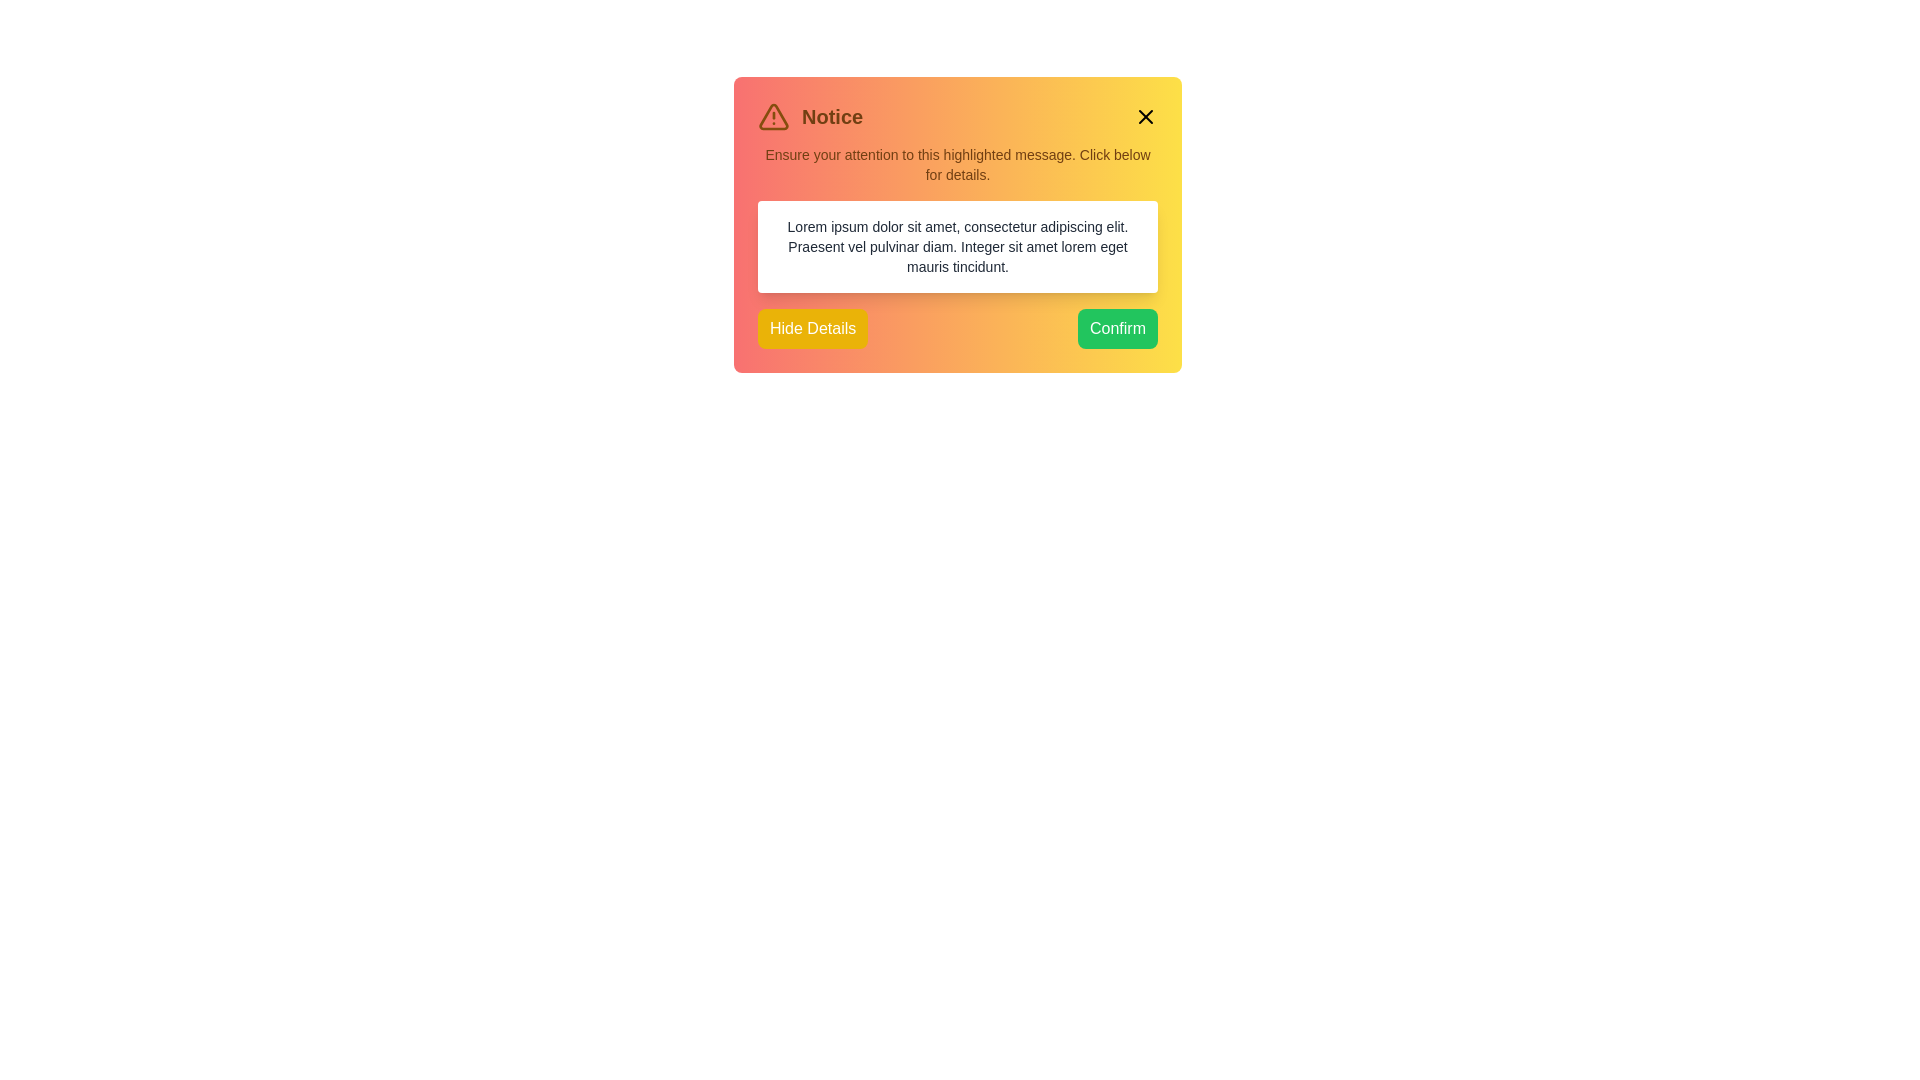  Describe the element at coordinates (812, 327) in the screenshot. I see `the 'Hide Details' button to toggle the visibility of the details section` at that location.